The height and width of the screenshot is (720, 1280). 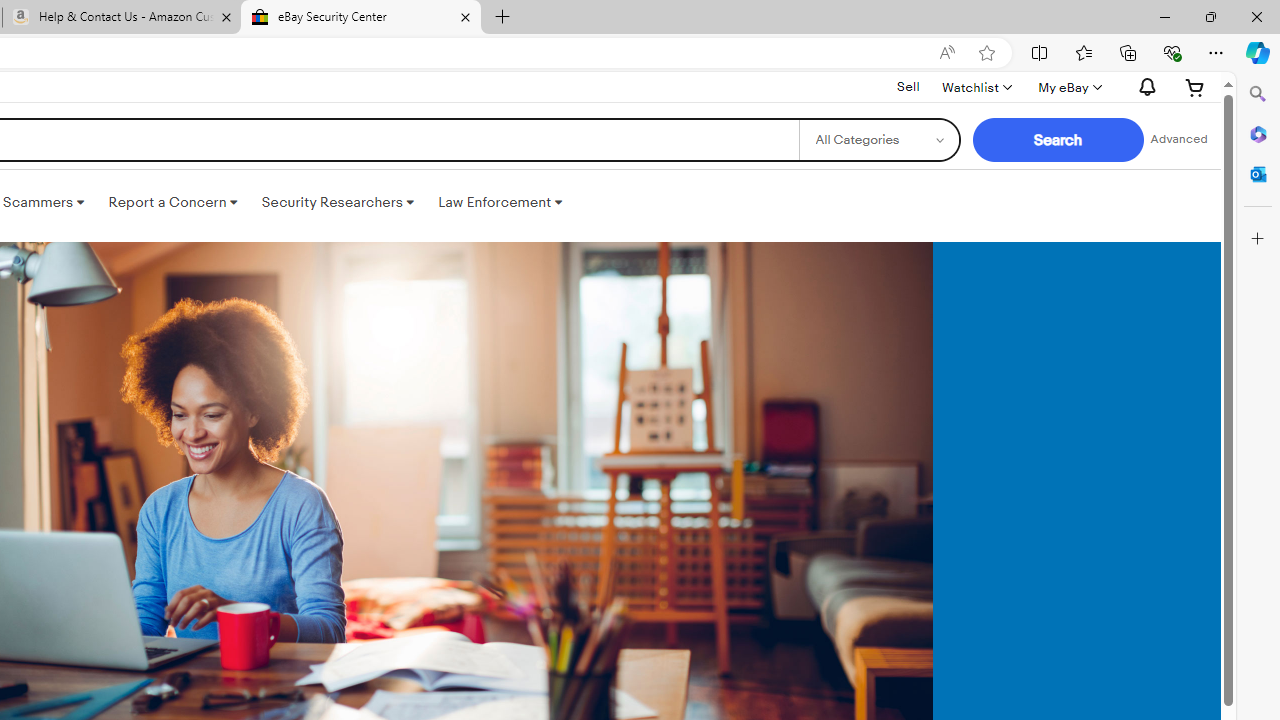 I want to click on 'WatchlistExpand Watch List', so click(x=976, y=86).